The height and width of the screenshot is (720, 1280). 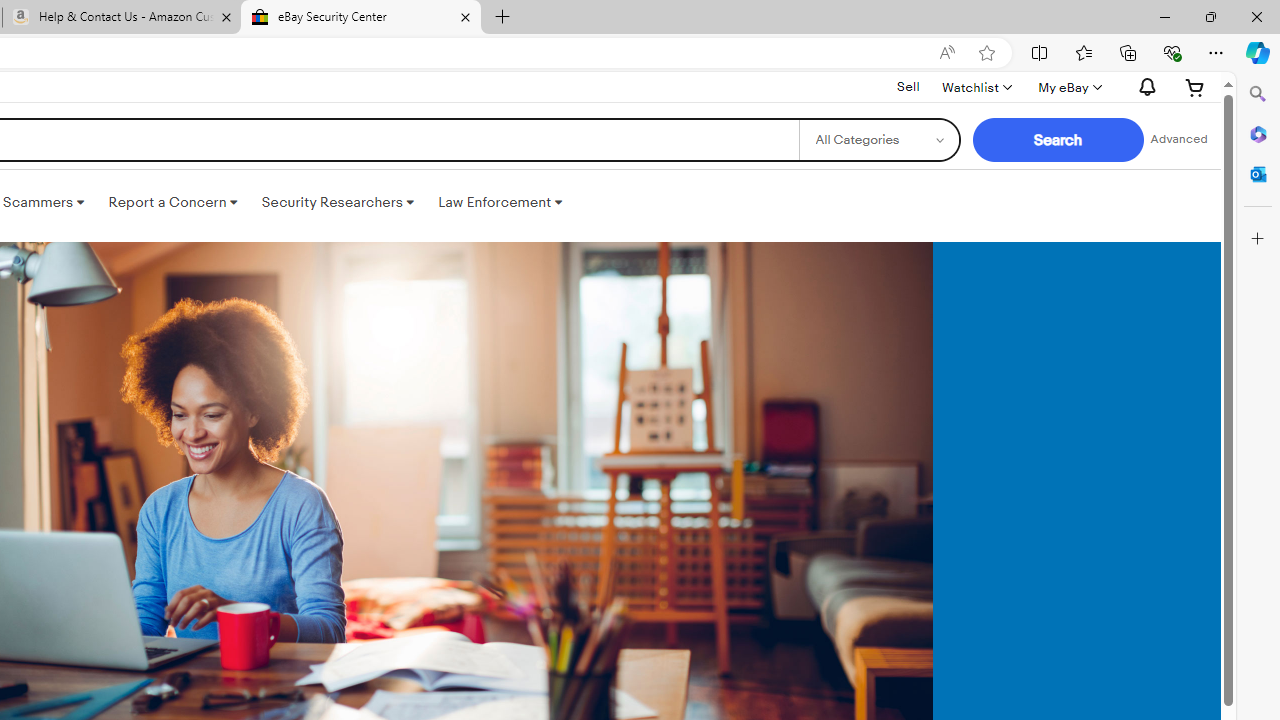 I want to click on 'WatchlistExpand Watch List', so click(x=976, y=86).